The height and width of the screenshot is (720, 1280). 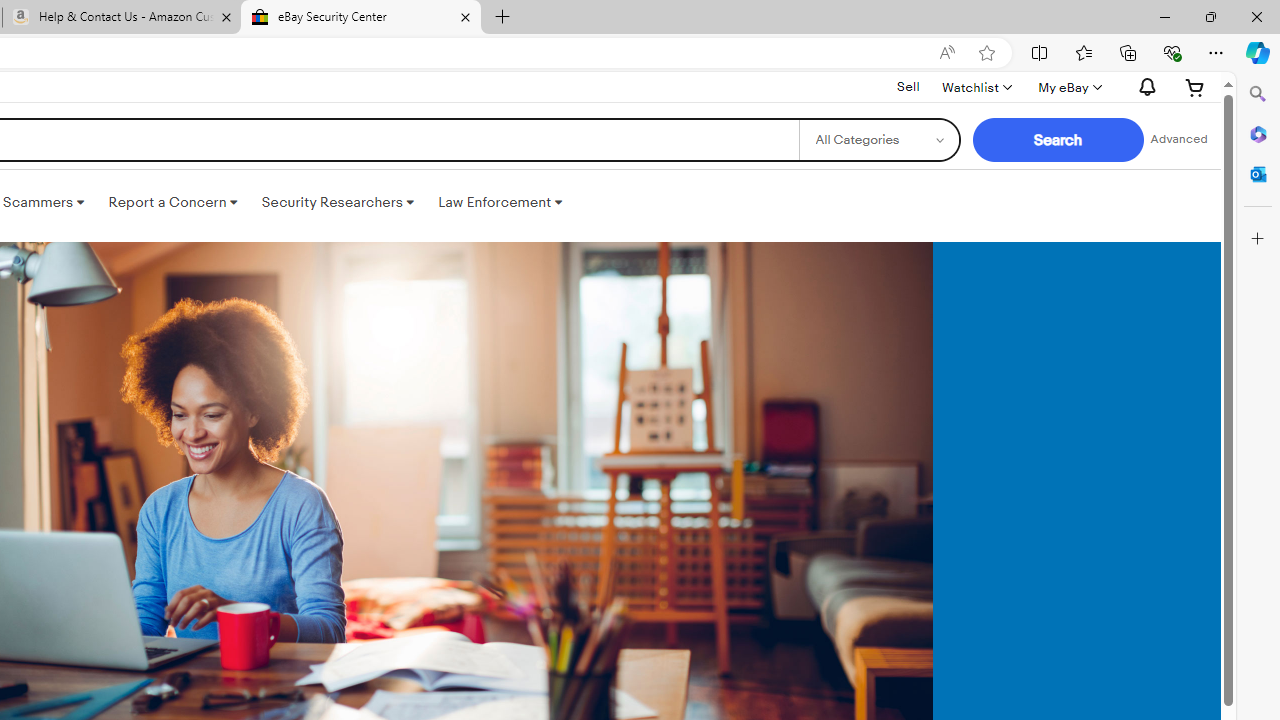 I want to click on 'WatchlistExpand Watch List', so click(x=976, y=86).